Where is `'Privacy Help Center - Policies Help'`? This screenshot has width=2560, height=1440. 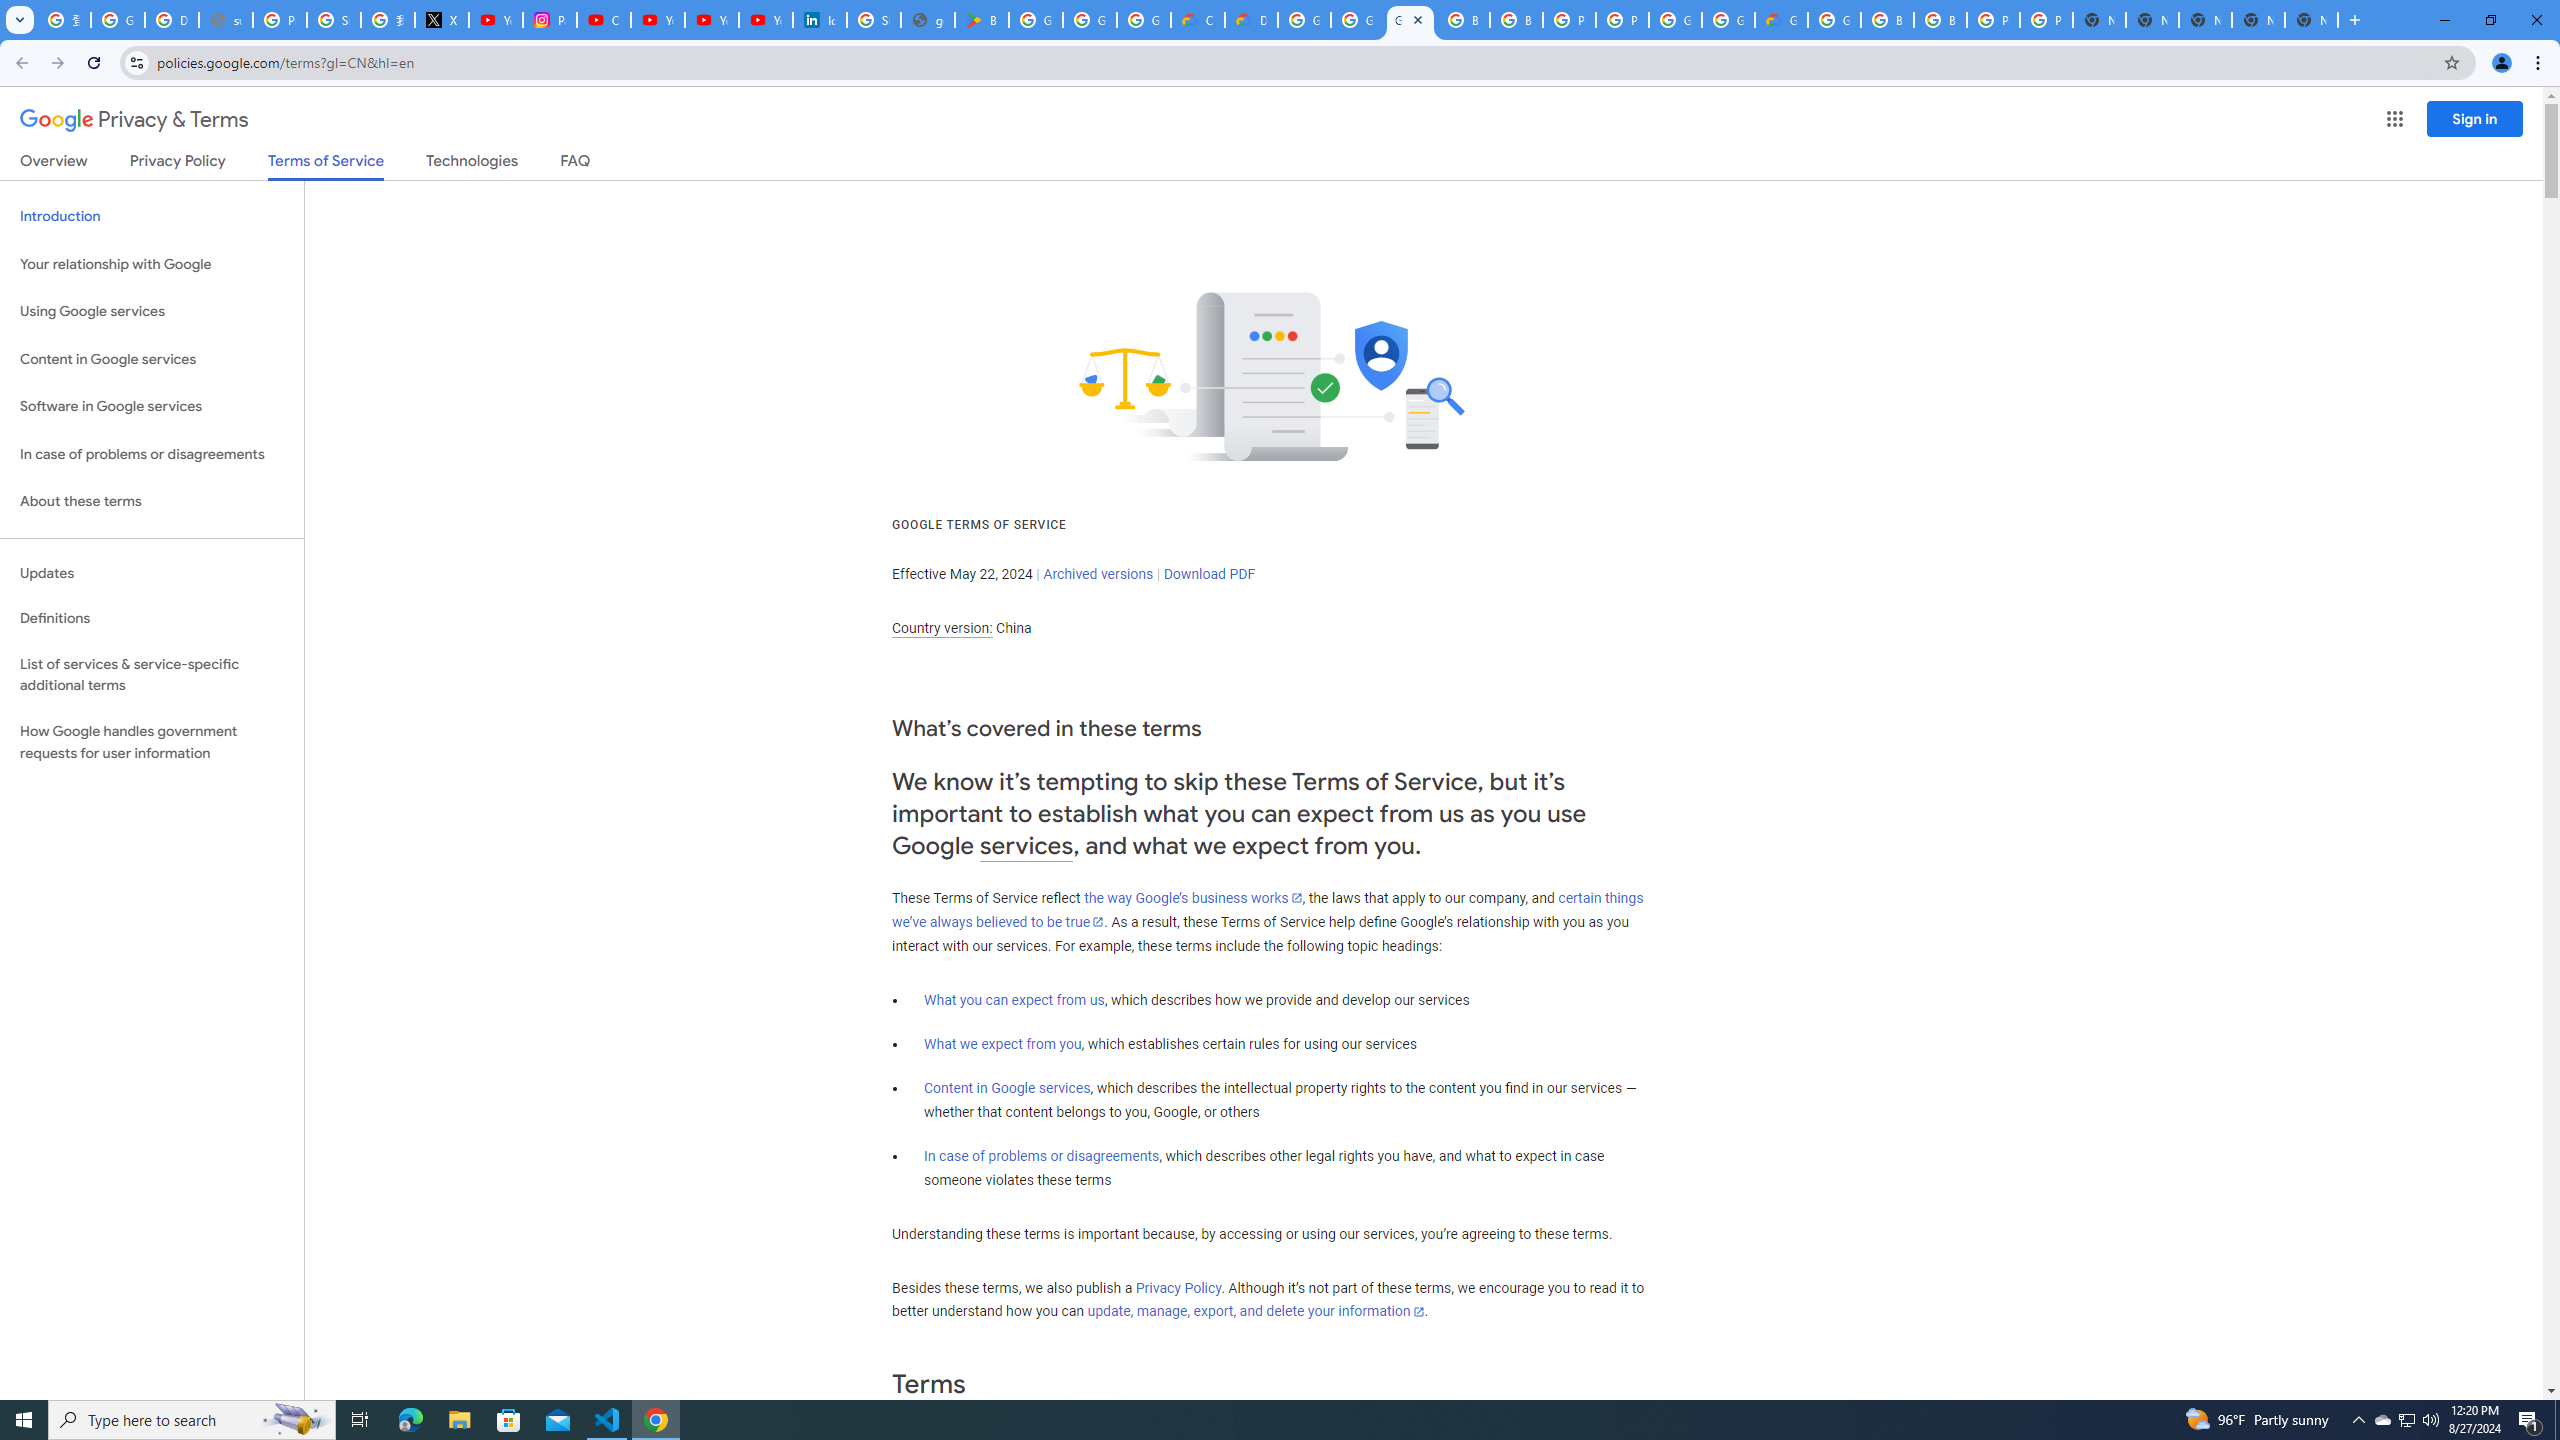 'Privacy Help Center - Policies Help' is located at coordinates (278, 19).